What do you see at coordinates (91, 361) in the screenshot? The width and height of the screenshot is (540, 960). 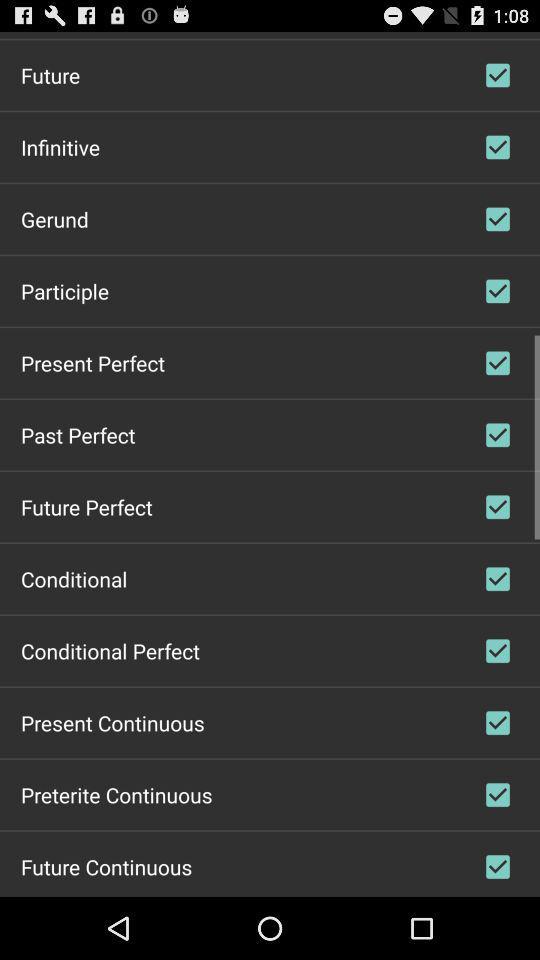 I see `present perfect item` at bounding box center [91, 361].